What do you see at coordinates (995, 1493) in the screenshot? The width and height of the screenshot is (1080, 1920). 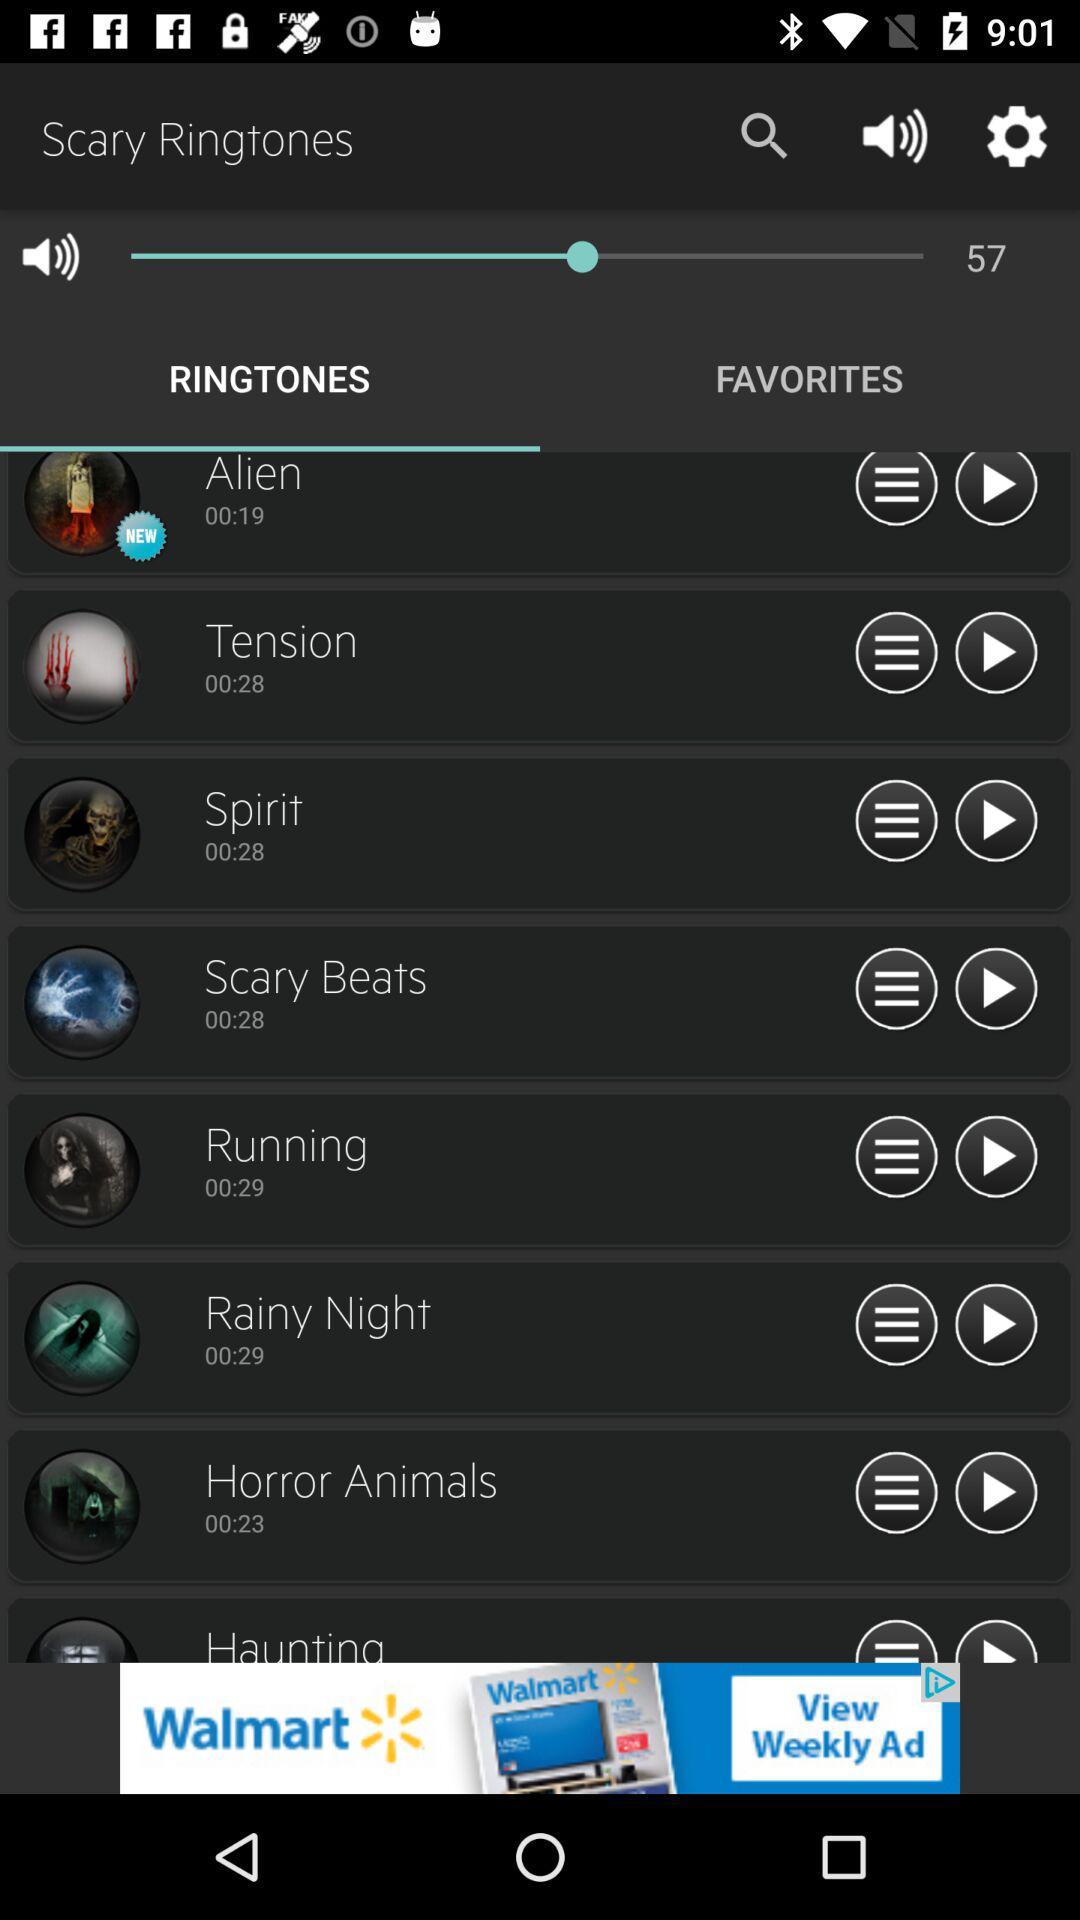 I see `play` at bounding box center [995, 1493].